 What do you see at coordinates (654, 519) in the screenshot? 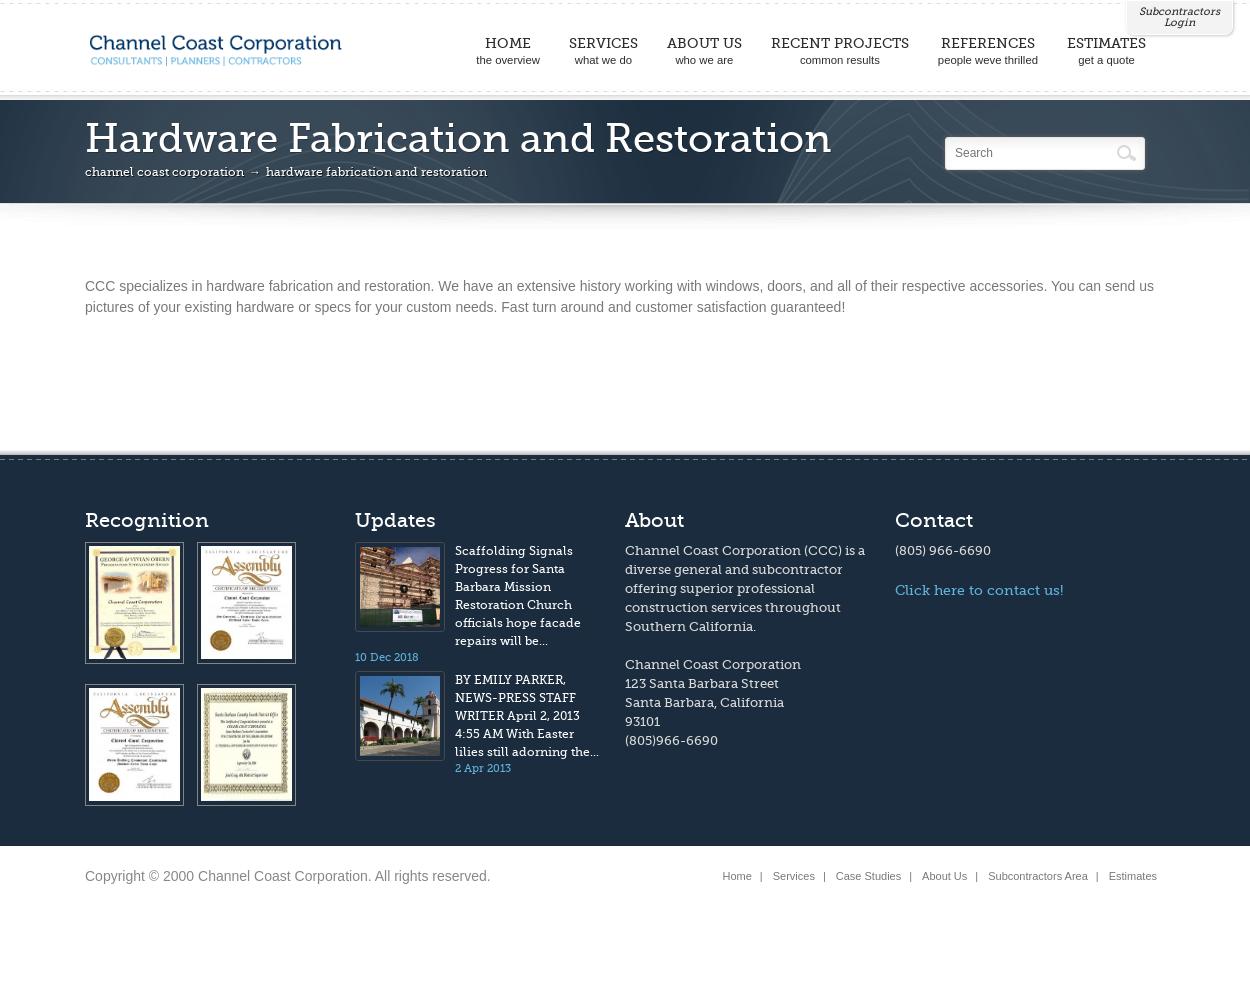
I see `'About'` at bounding box center [654, 519].